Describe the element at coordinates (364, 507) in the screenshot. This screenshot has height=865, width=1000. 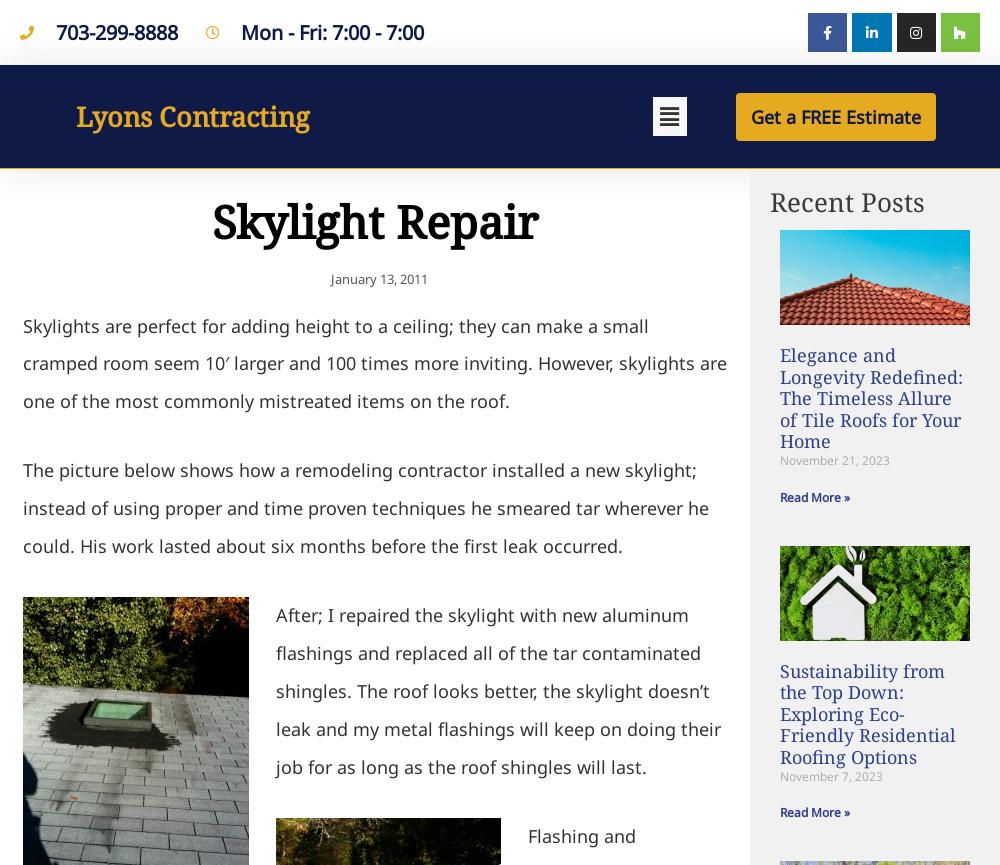
I see `'The picture below shows how a remodeling contractor installed a new skylight; instead of using proper and time proven techniques he smeared tar wherever he could. His work lasted about six months before the first leak occurred.'` at that location.